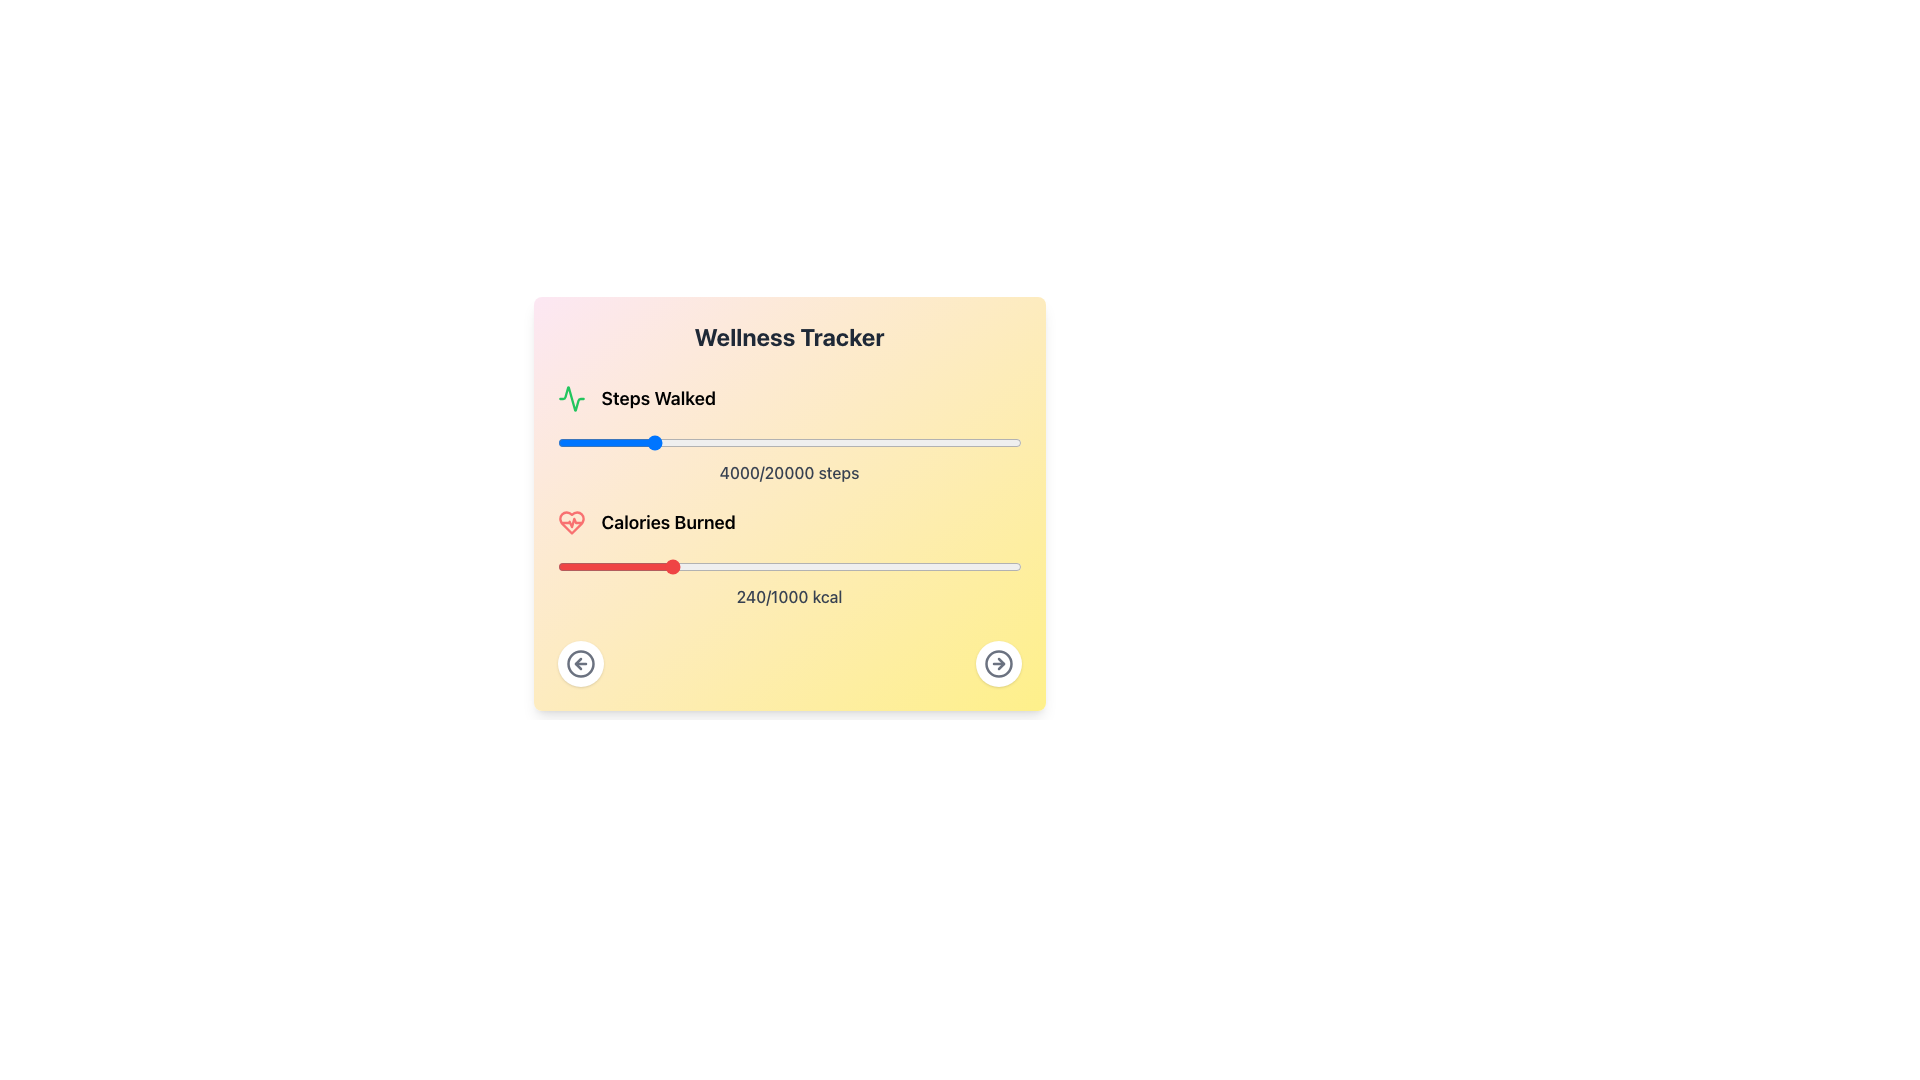 The width and height of the screenshot is (1920, 1080). What do you see at coordinates (798, 567) in the screenshot?
I see `the calories burned slider` at bounding box center [798, 567].